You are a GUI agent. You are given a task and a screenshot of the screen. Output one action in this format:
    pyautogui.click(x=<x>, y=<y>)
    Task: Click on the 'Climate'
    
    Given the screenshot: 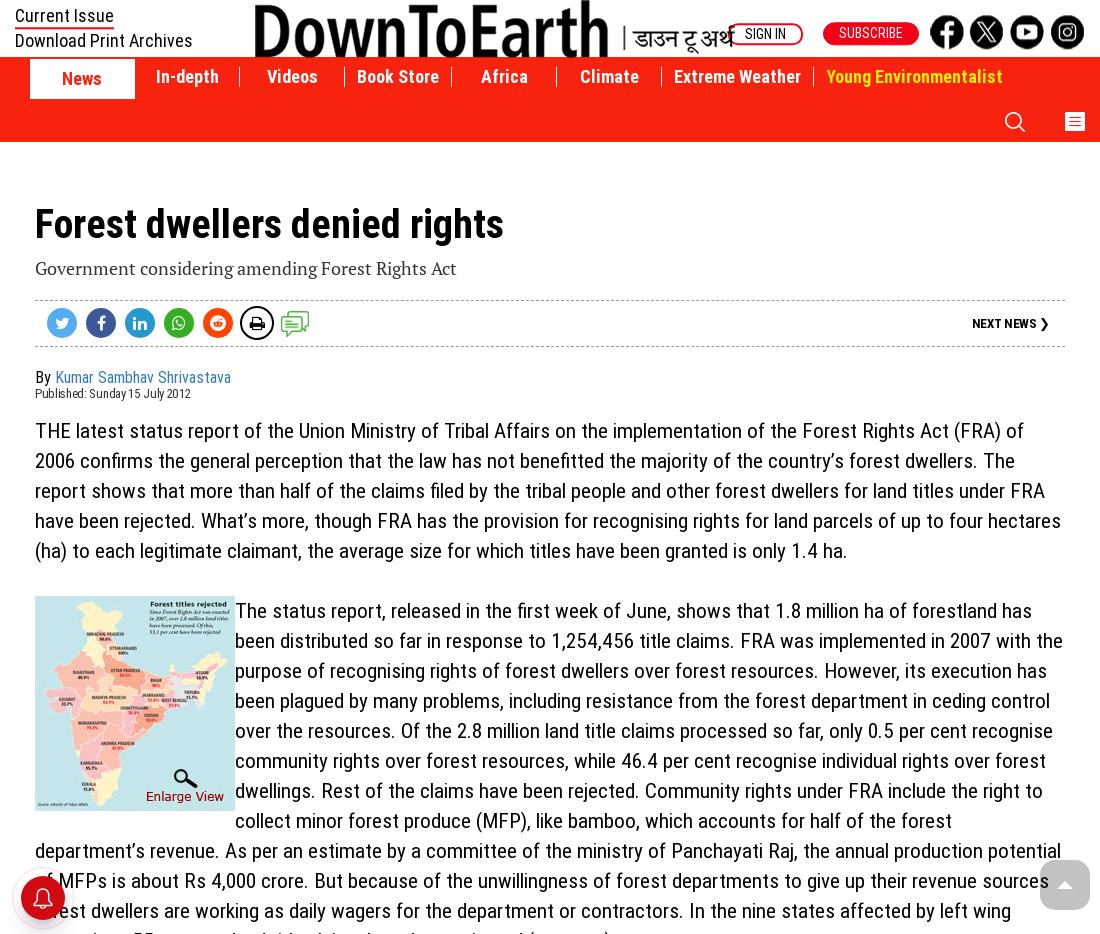 What is the action you would take?
    pyautogui.click(x=607, y=76)
    